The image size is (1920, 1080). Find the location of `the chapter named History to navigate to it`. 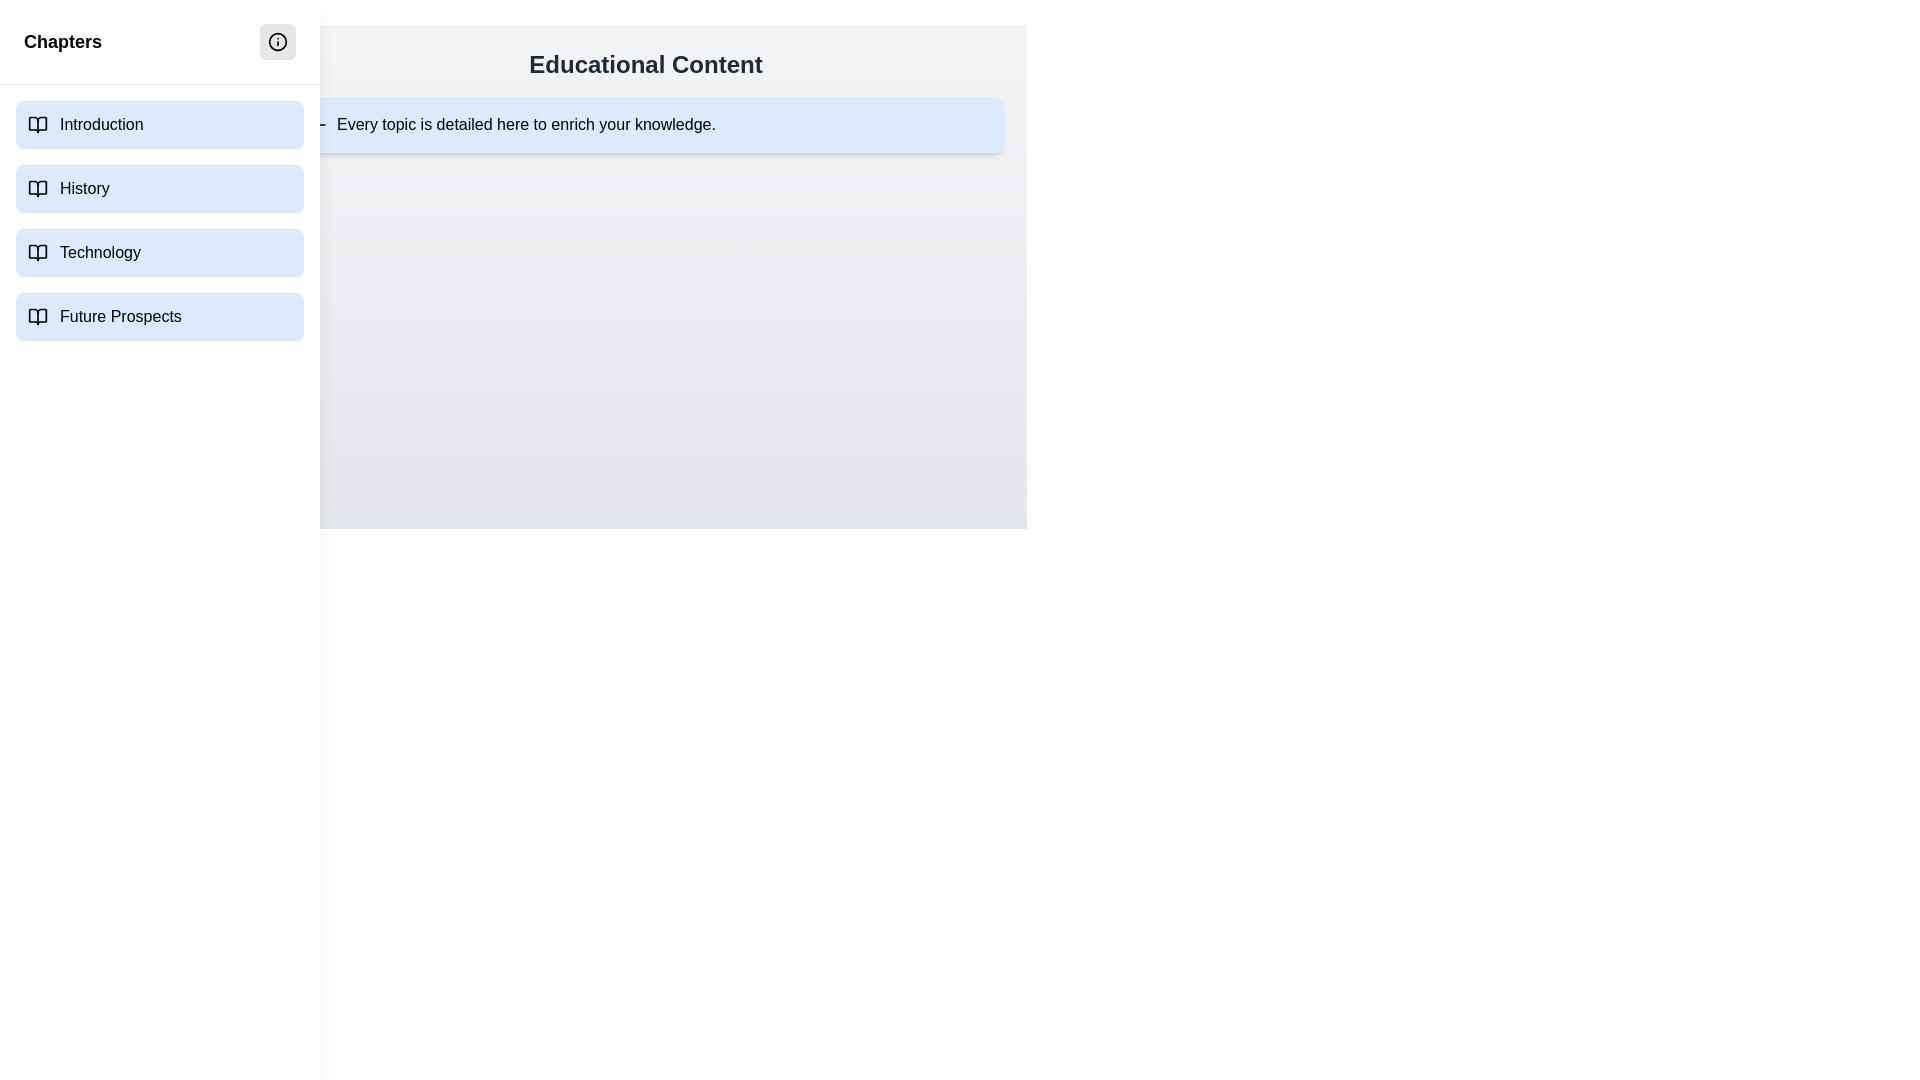

the chapter named History to navigate to it is located at coordinates (158, 189).